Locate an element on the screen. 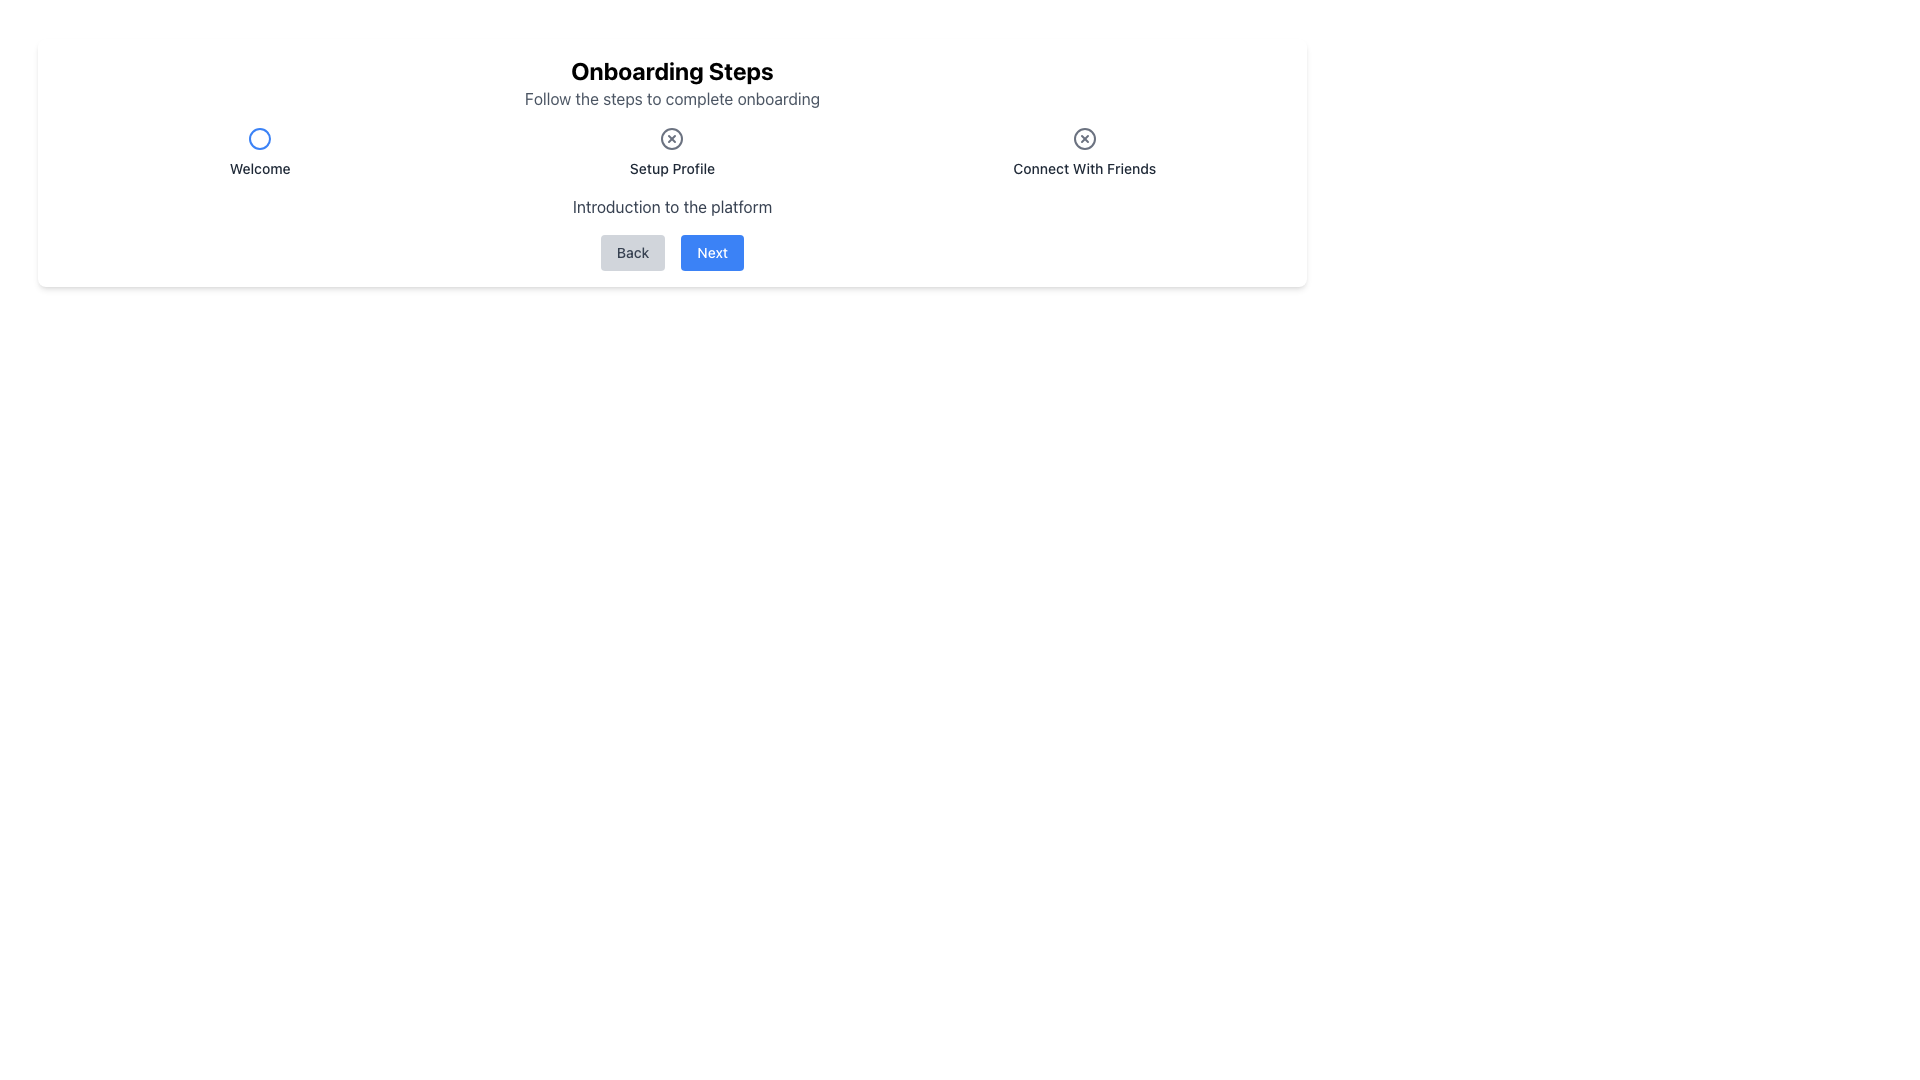 This screenshot has height=1080, width=1920. the informative Text Element located below the 'Onboarding Steps' heading, which provides guidance about the onboarding process is located at coordinates (672, 99).